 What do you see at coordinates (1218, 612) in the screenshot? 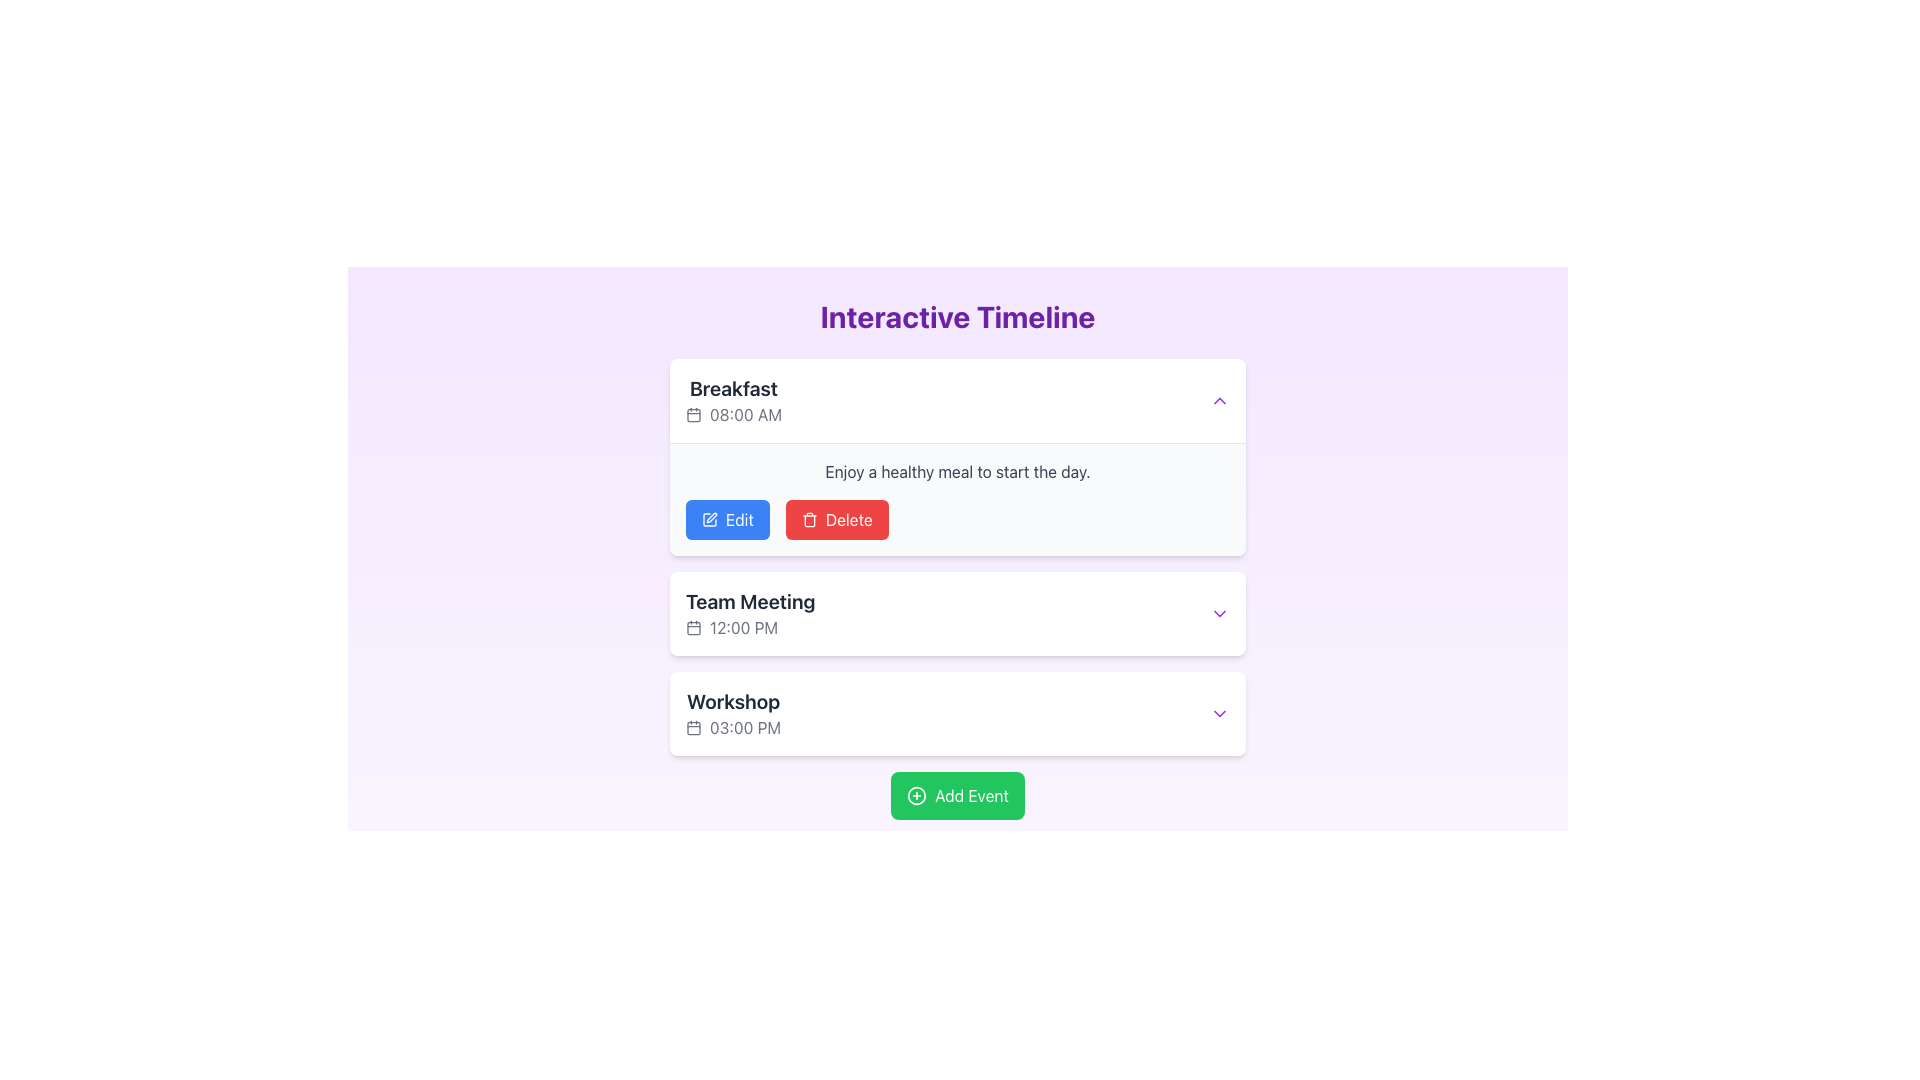
I see `the button located at the top-right corner of the 'Team Meeting' event card` at bounding box center [1218, 612].